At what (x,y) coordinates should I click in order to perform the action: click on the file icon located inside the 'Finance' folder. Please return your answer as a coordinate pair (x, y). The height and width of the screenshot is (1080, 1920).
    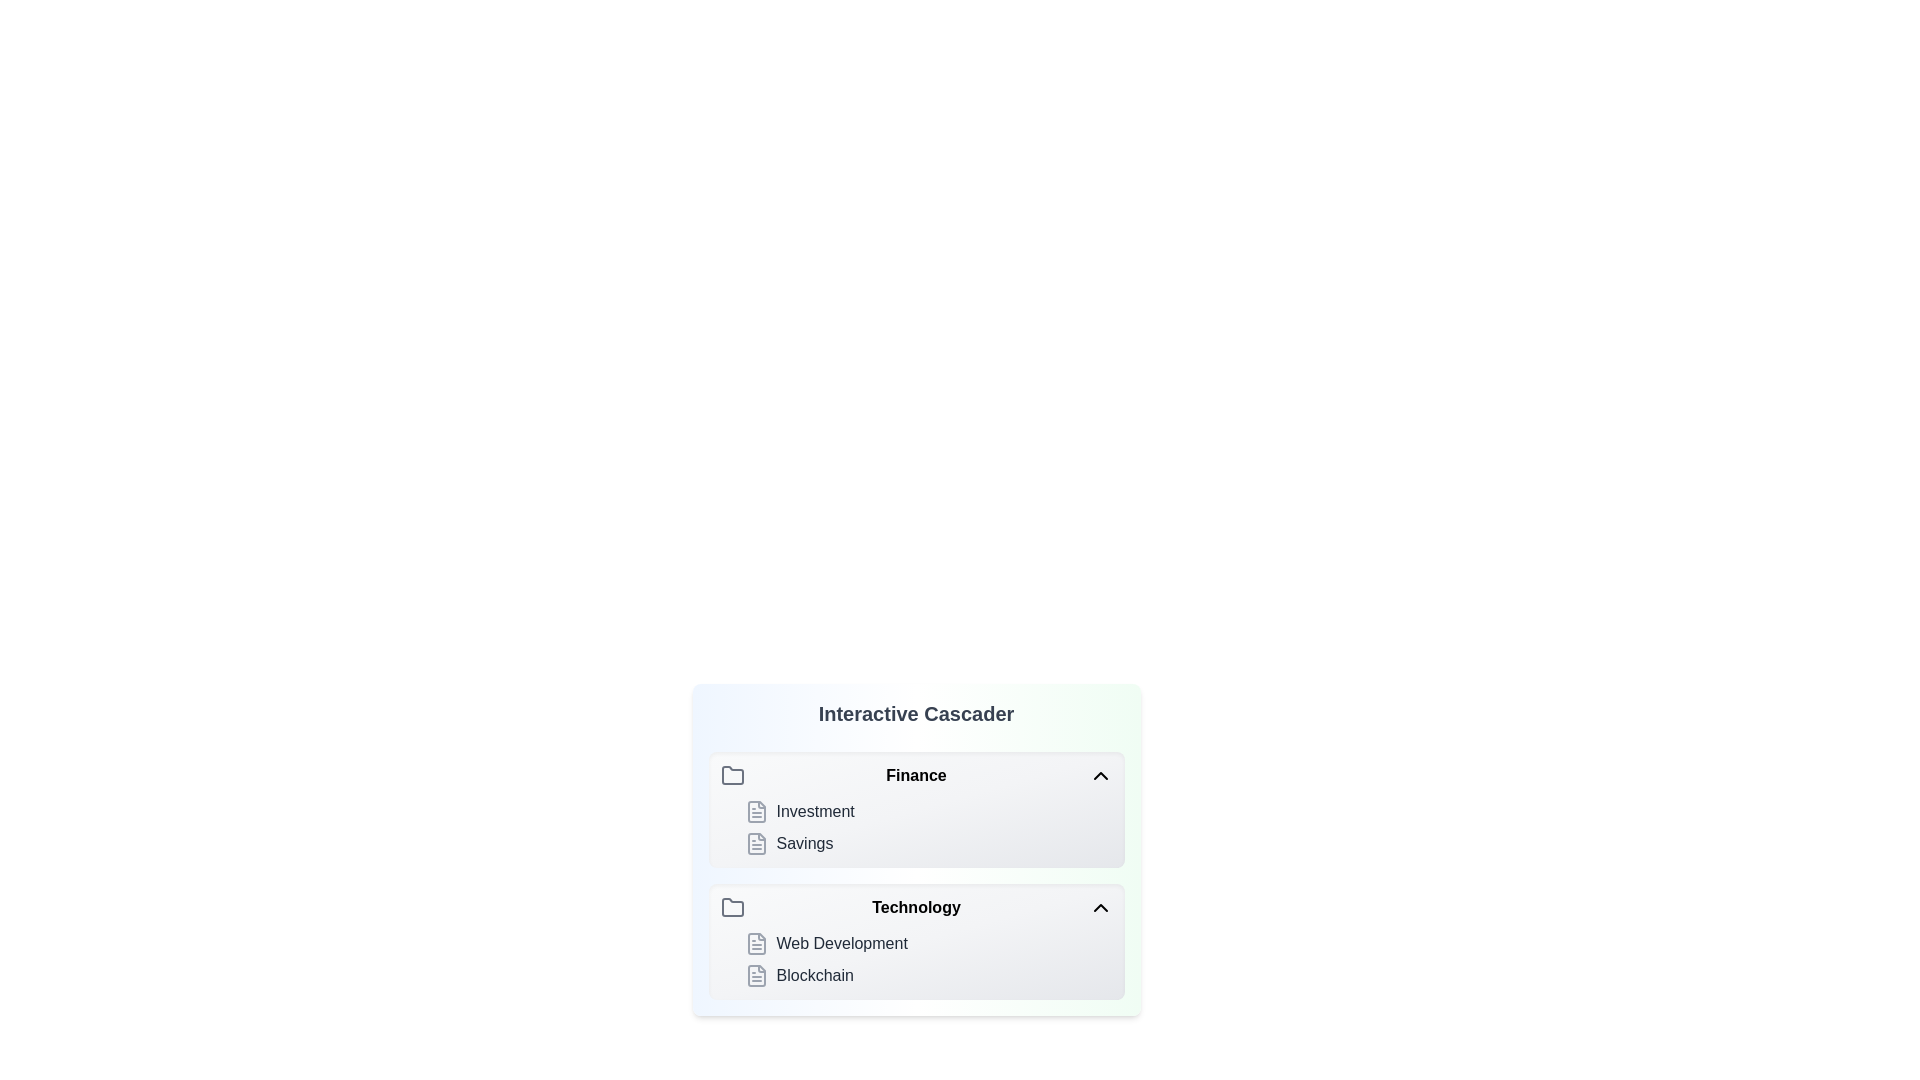
    Looking at the image, I should click on (755, 812).